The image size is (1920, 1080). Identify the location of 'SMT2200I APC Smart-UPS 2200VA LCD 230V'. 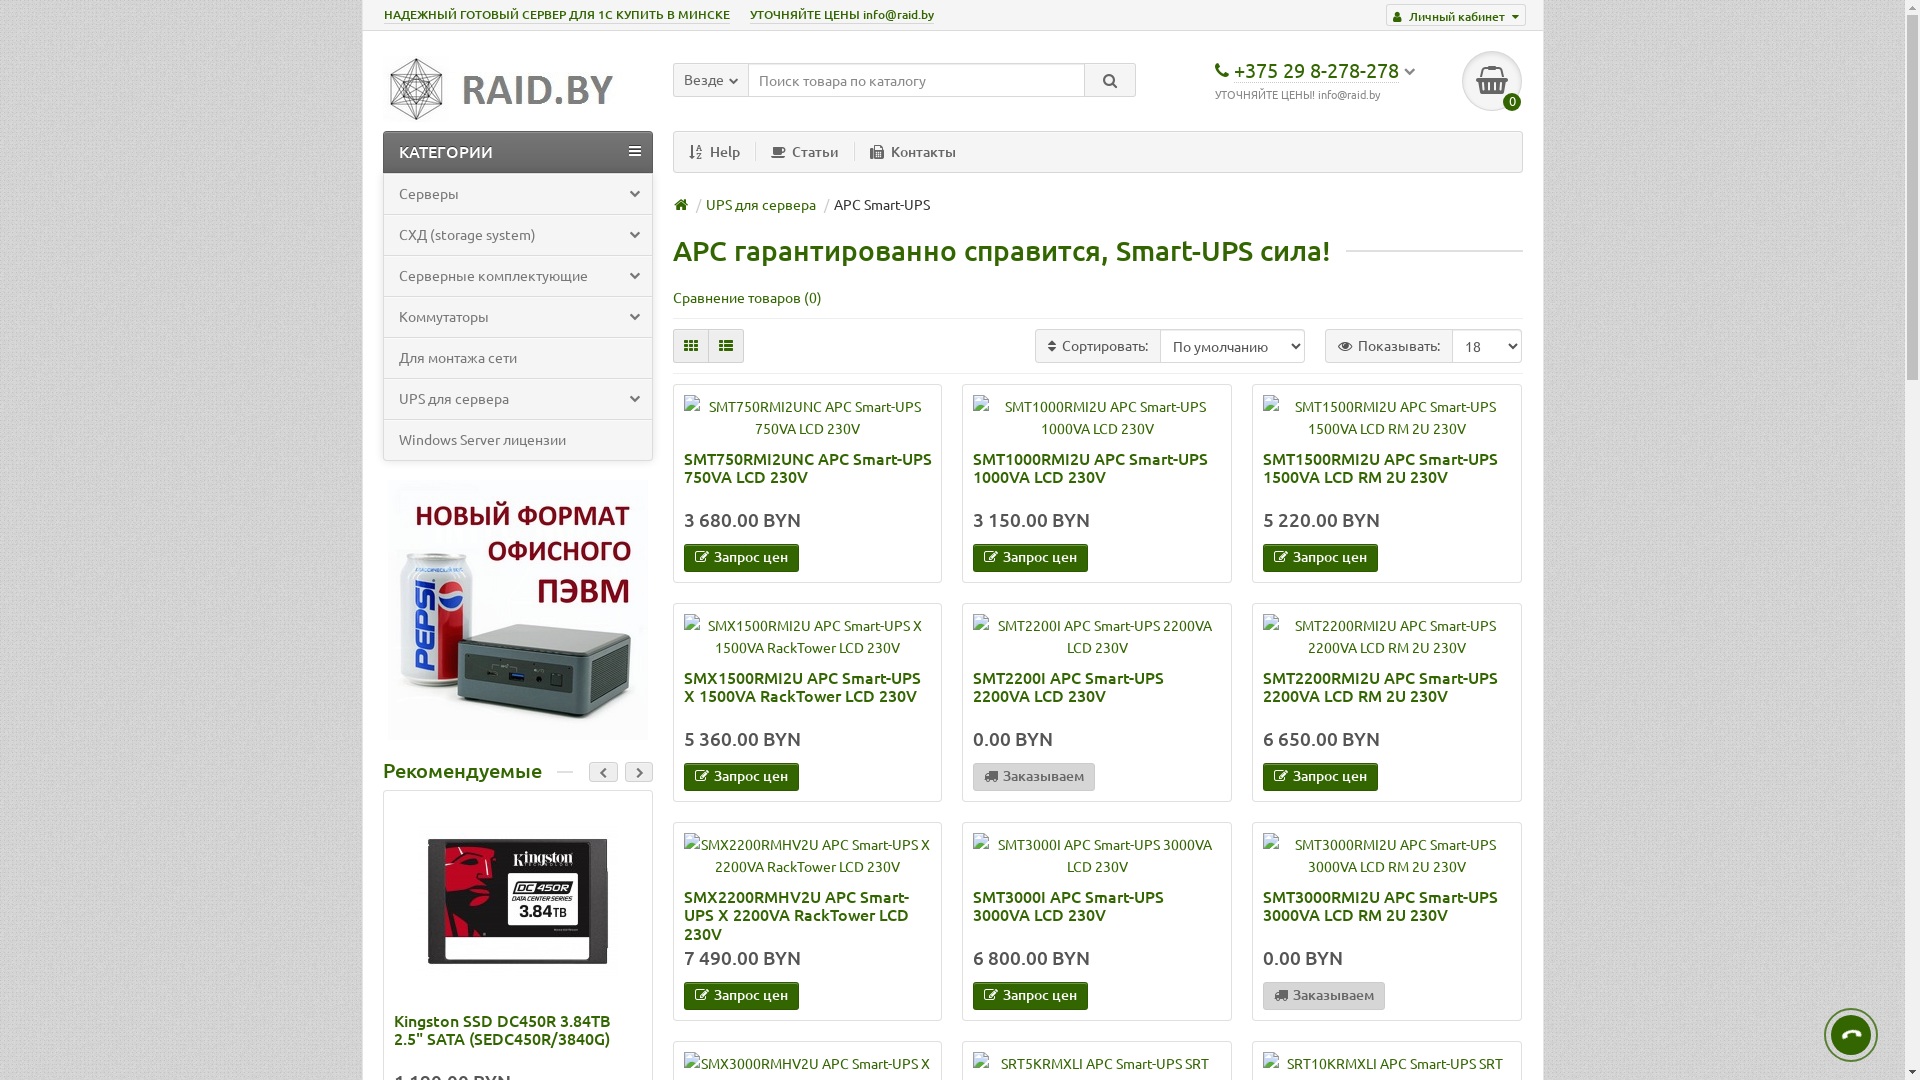
(1096, 636).